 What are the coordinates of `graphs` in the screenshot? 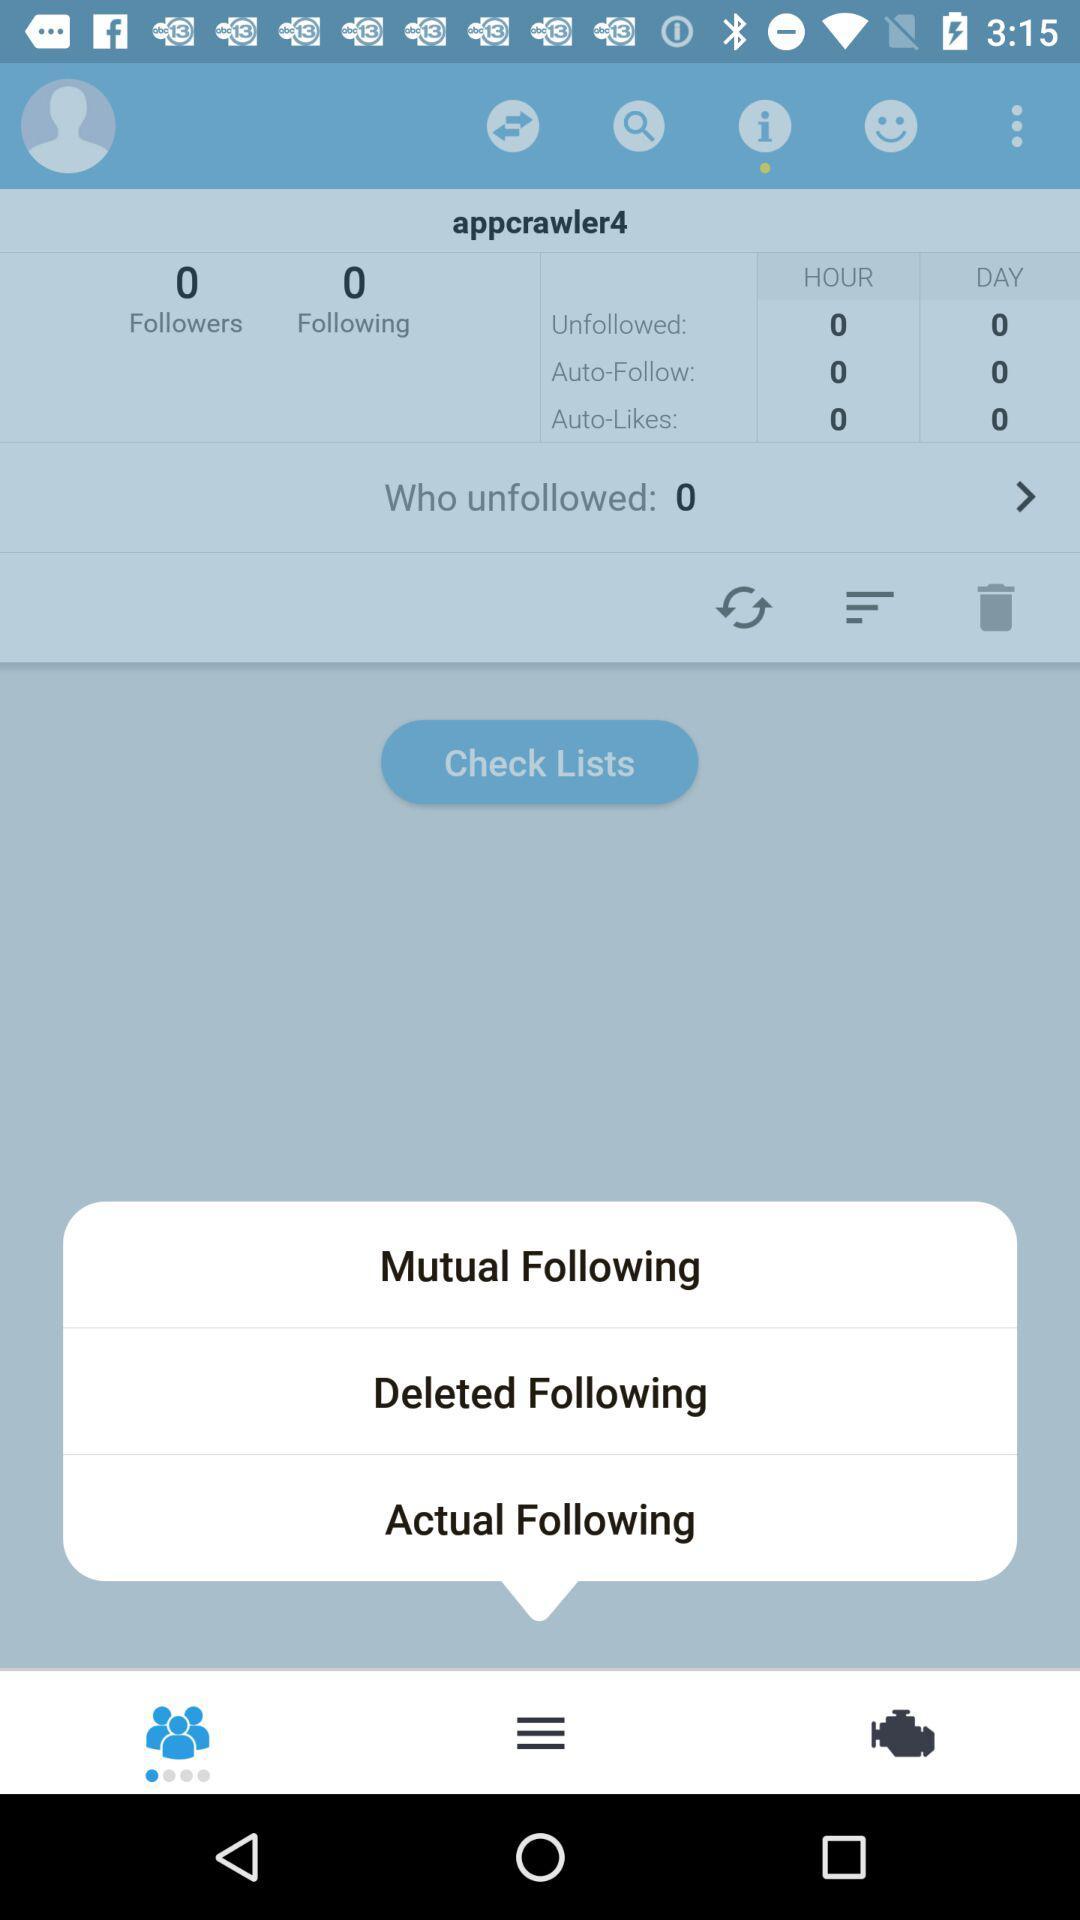 It's located at (869, 606).